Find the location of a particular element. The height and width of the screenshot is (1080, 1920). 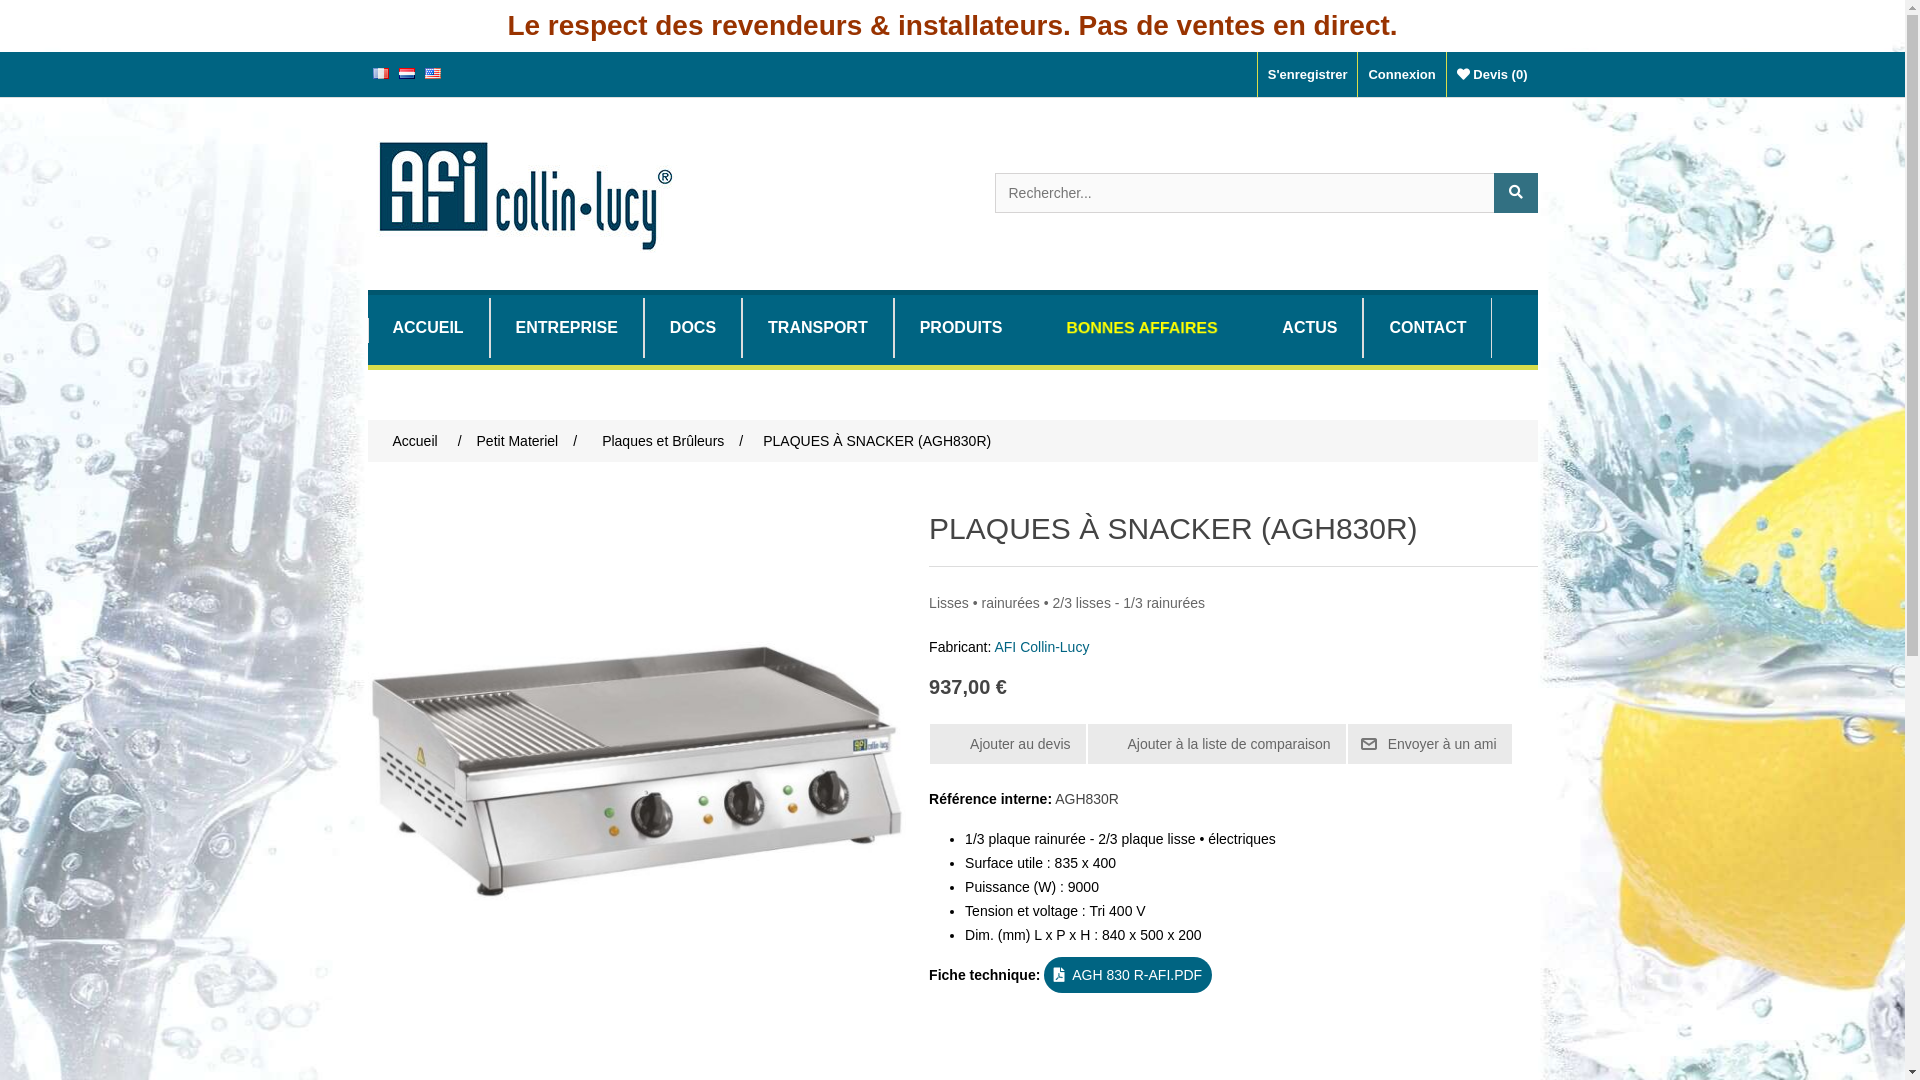

'Devis (0)' is located at coordinates (1492, 73).